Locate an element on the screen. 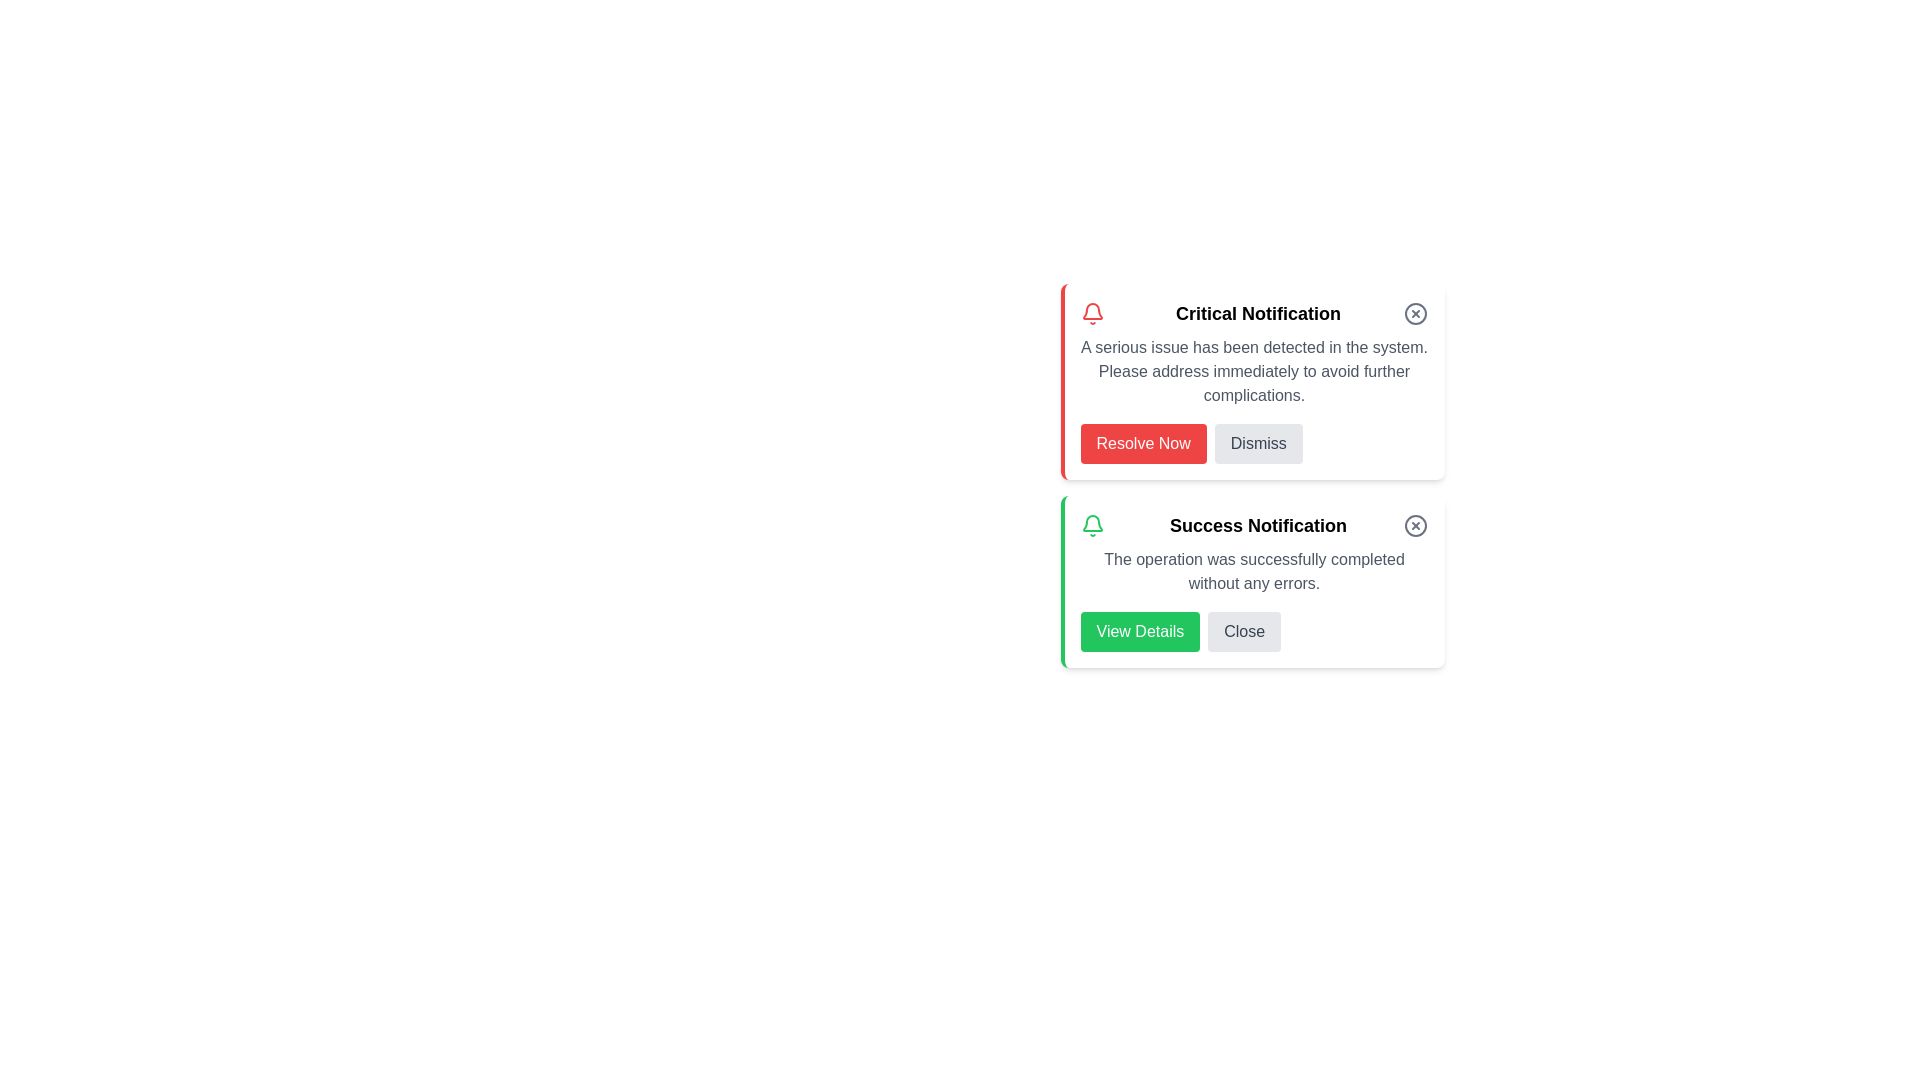 The height and width of the screenshot is (1080, 1920). the decorative notification icon located at the top-left corner of the 'Success Notification' box, immediately to the left of the text 'Success Notification' is located at coordinates (1091, 524).